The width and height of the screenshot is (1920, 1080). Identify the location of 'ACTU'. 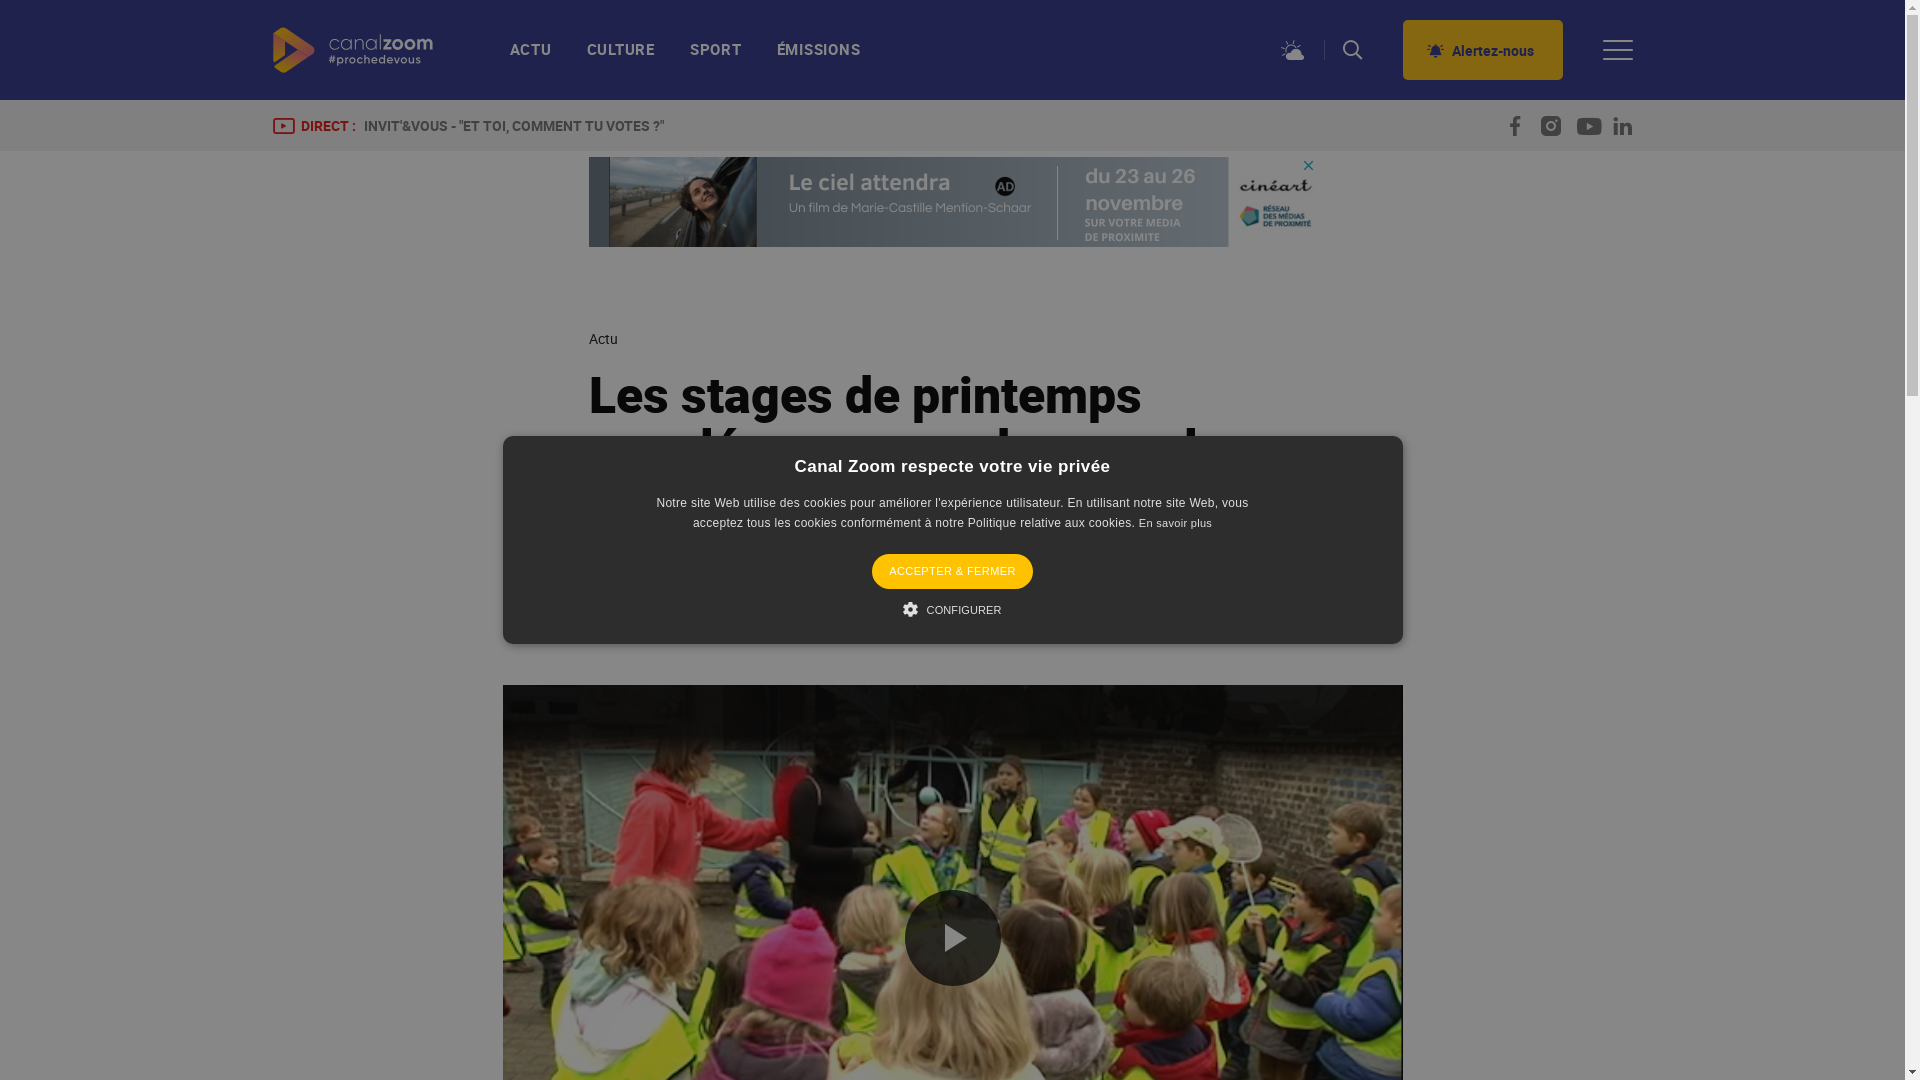
(539, 56).